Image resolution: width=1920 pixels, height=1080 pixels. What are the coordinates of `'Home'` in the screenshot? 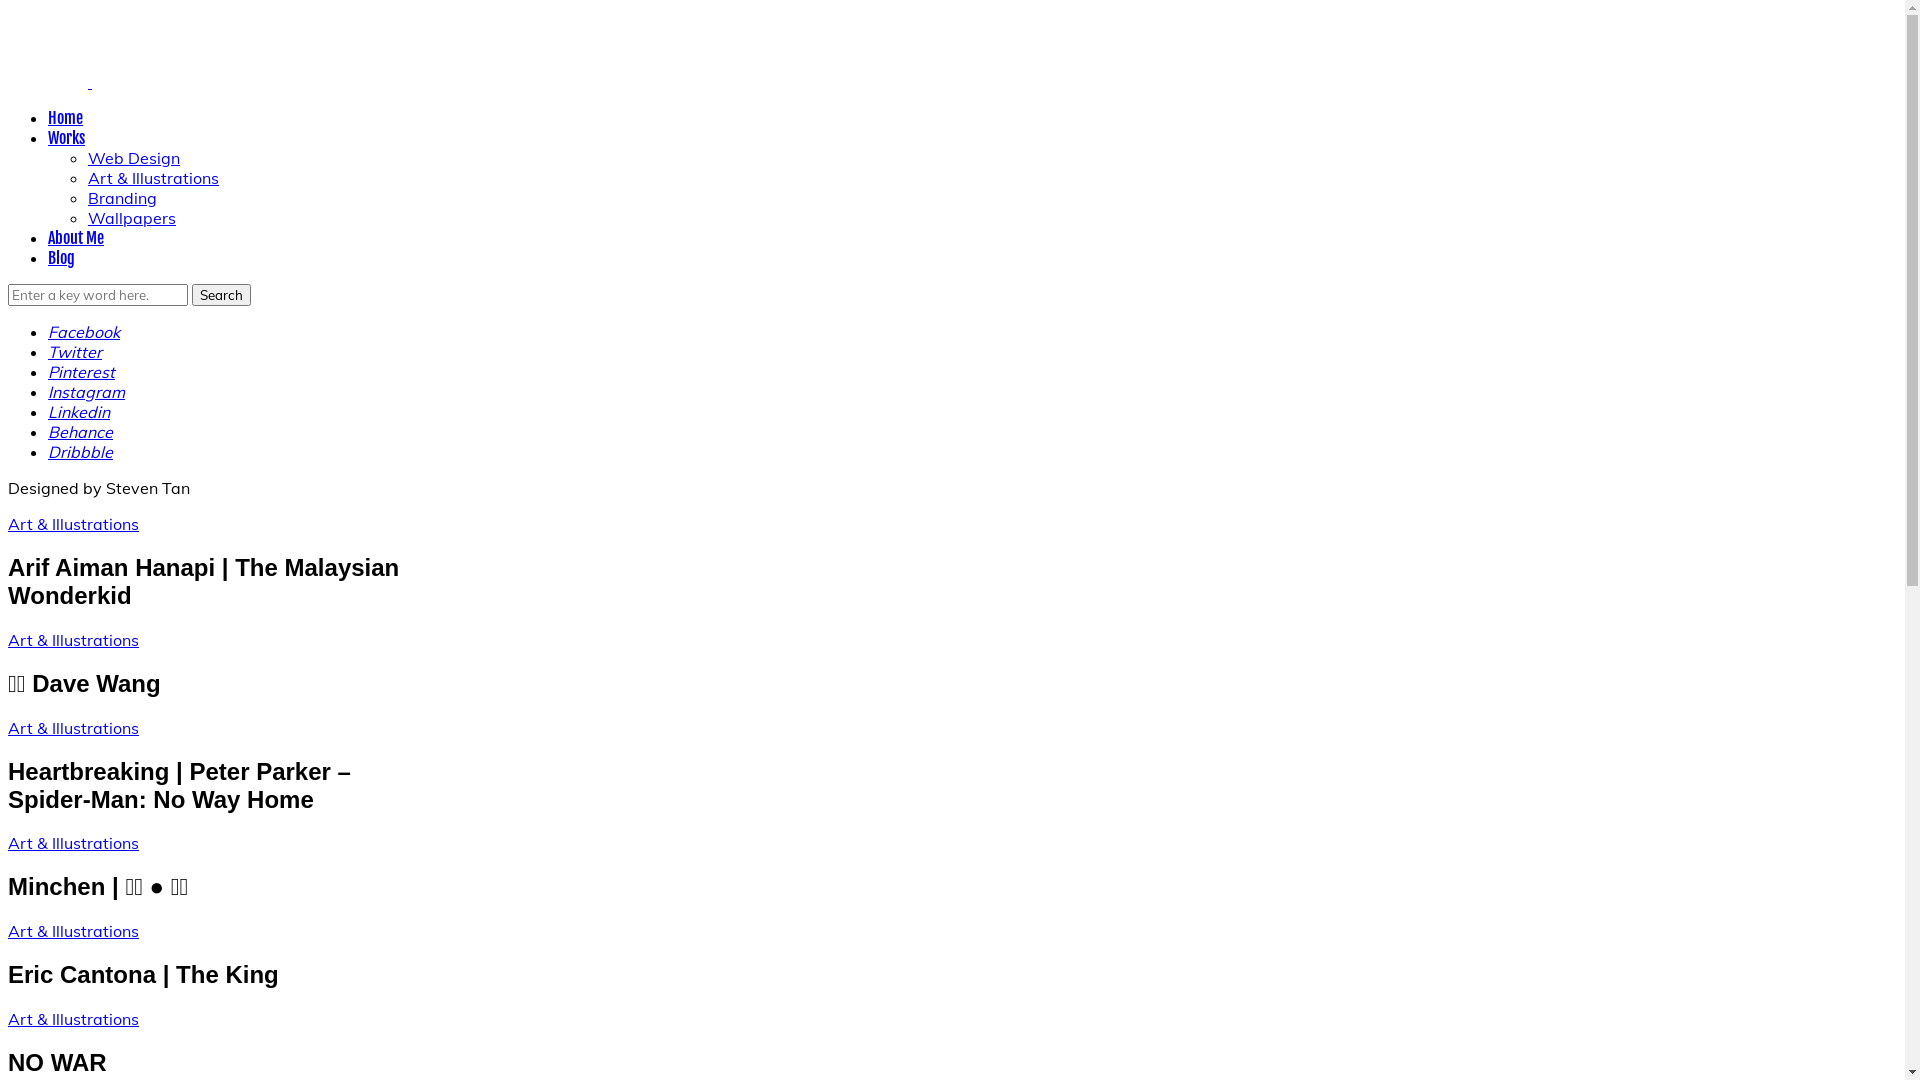 It's located at (65, 118).